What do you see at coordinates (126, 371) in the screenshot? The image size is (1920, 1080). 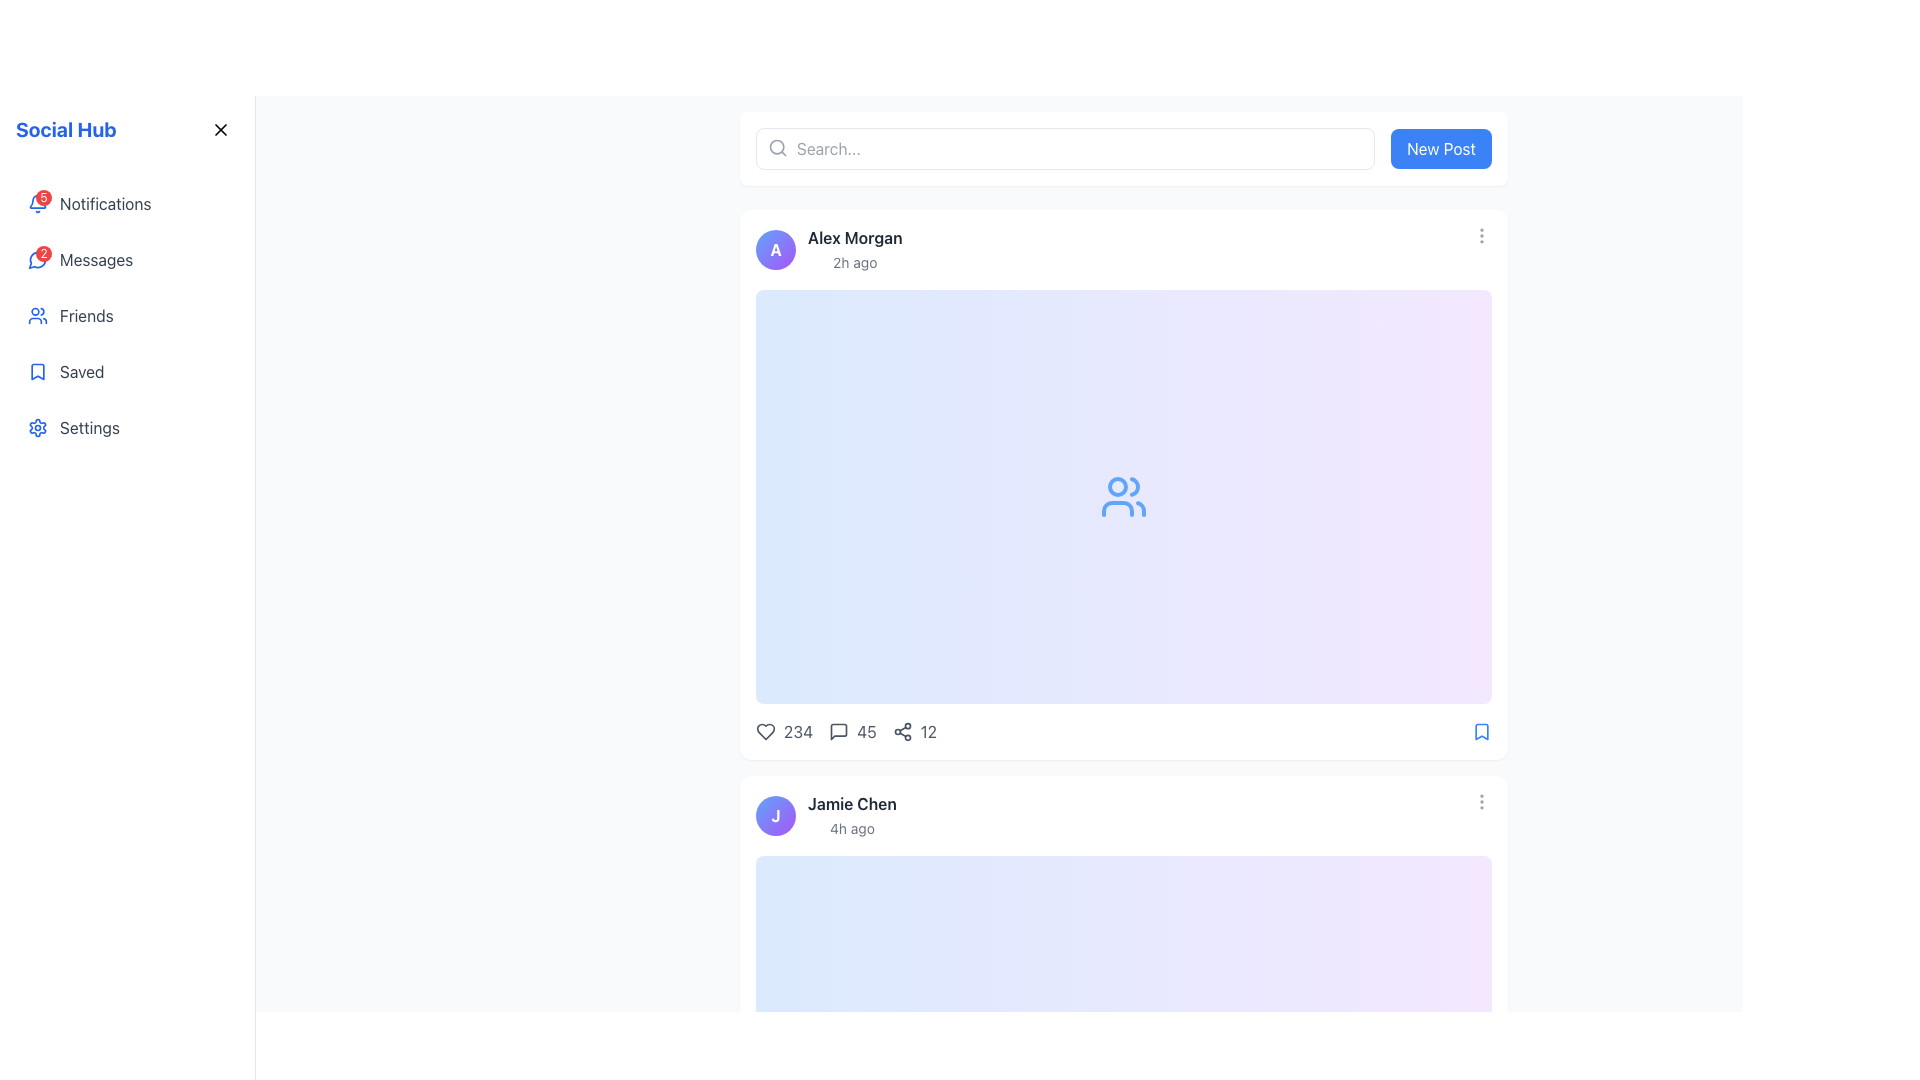 I see `the fourth item in the sidebar menu, which serves as a navigation link` at bounding box center [126, 371].